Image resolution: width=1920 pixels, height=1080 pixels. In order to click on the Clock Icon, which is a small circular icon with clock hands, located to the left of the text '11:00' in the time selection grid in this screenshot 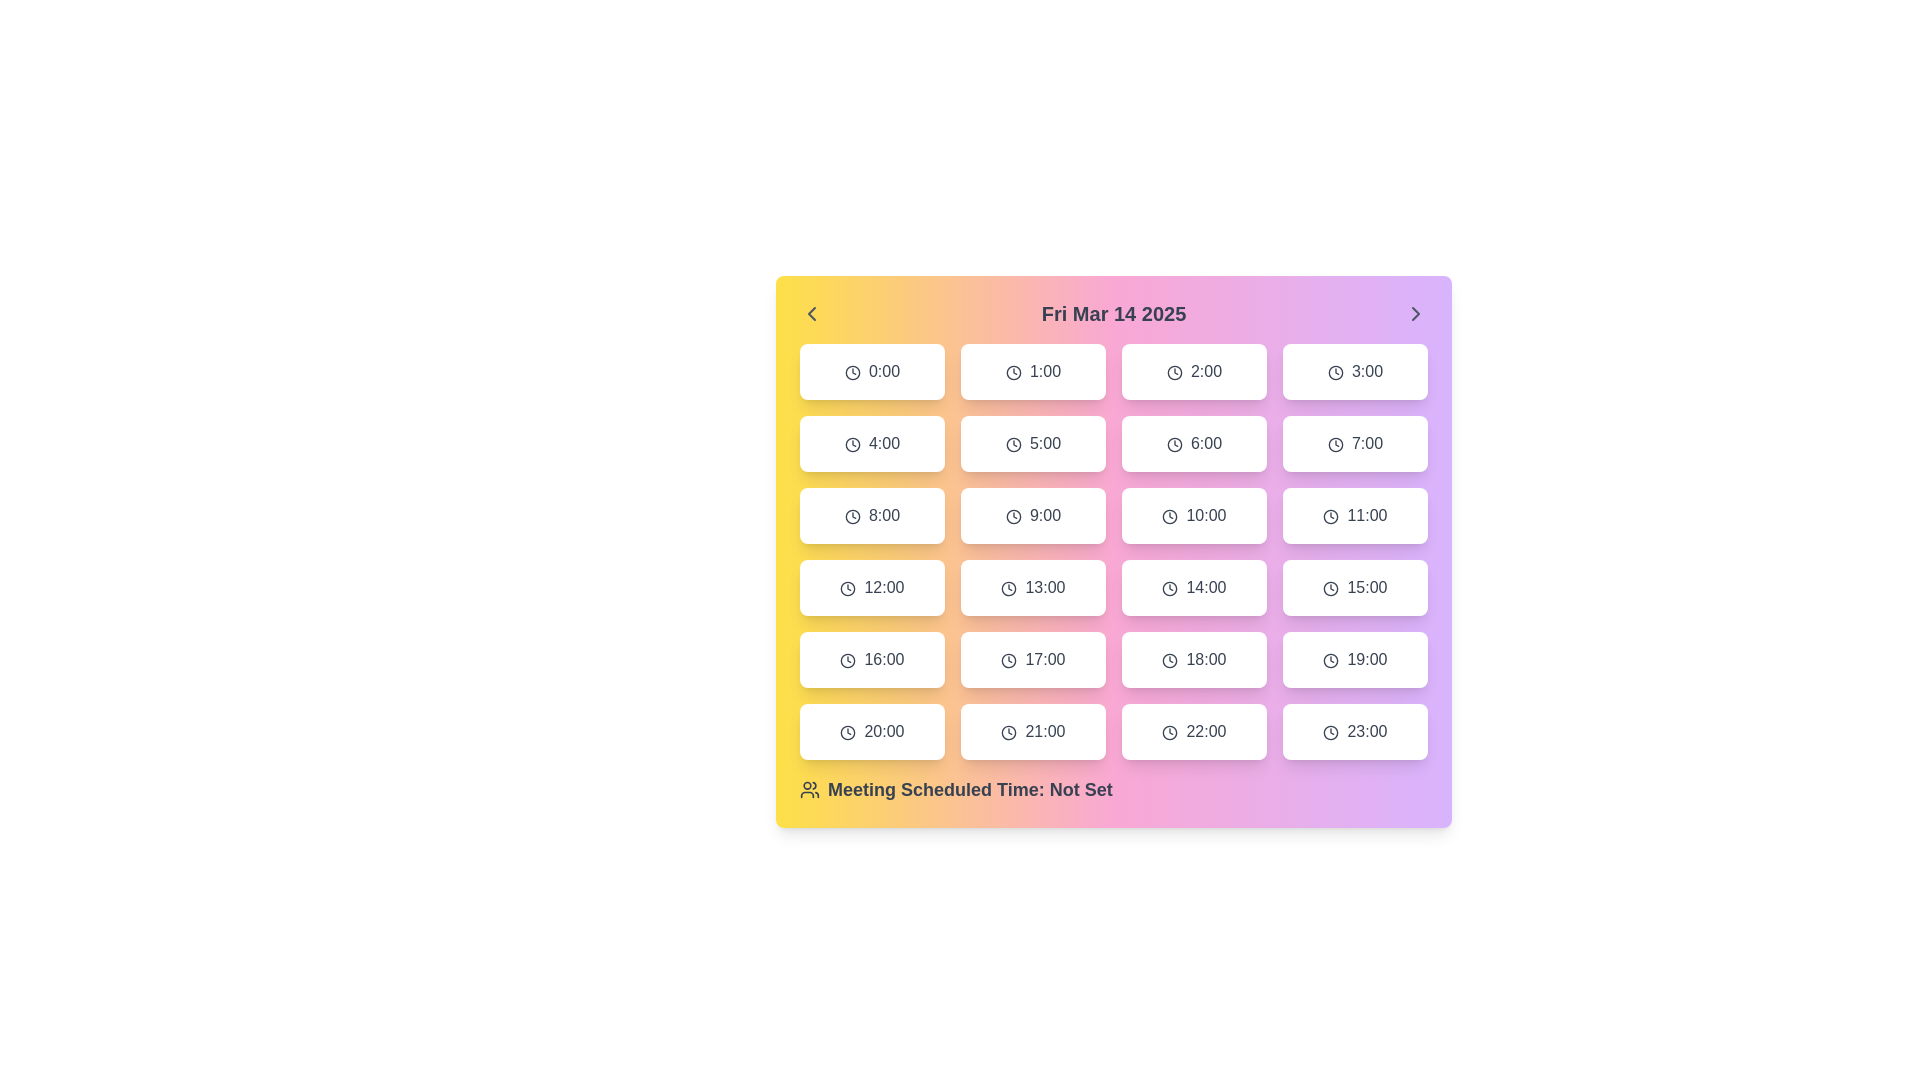, I will do `click(1331, 515)`.